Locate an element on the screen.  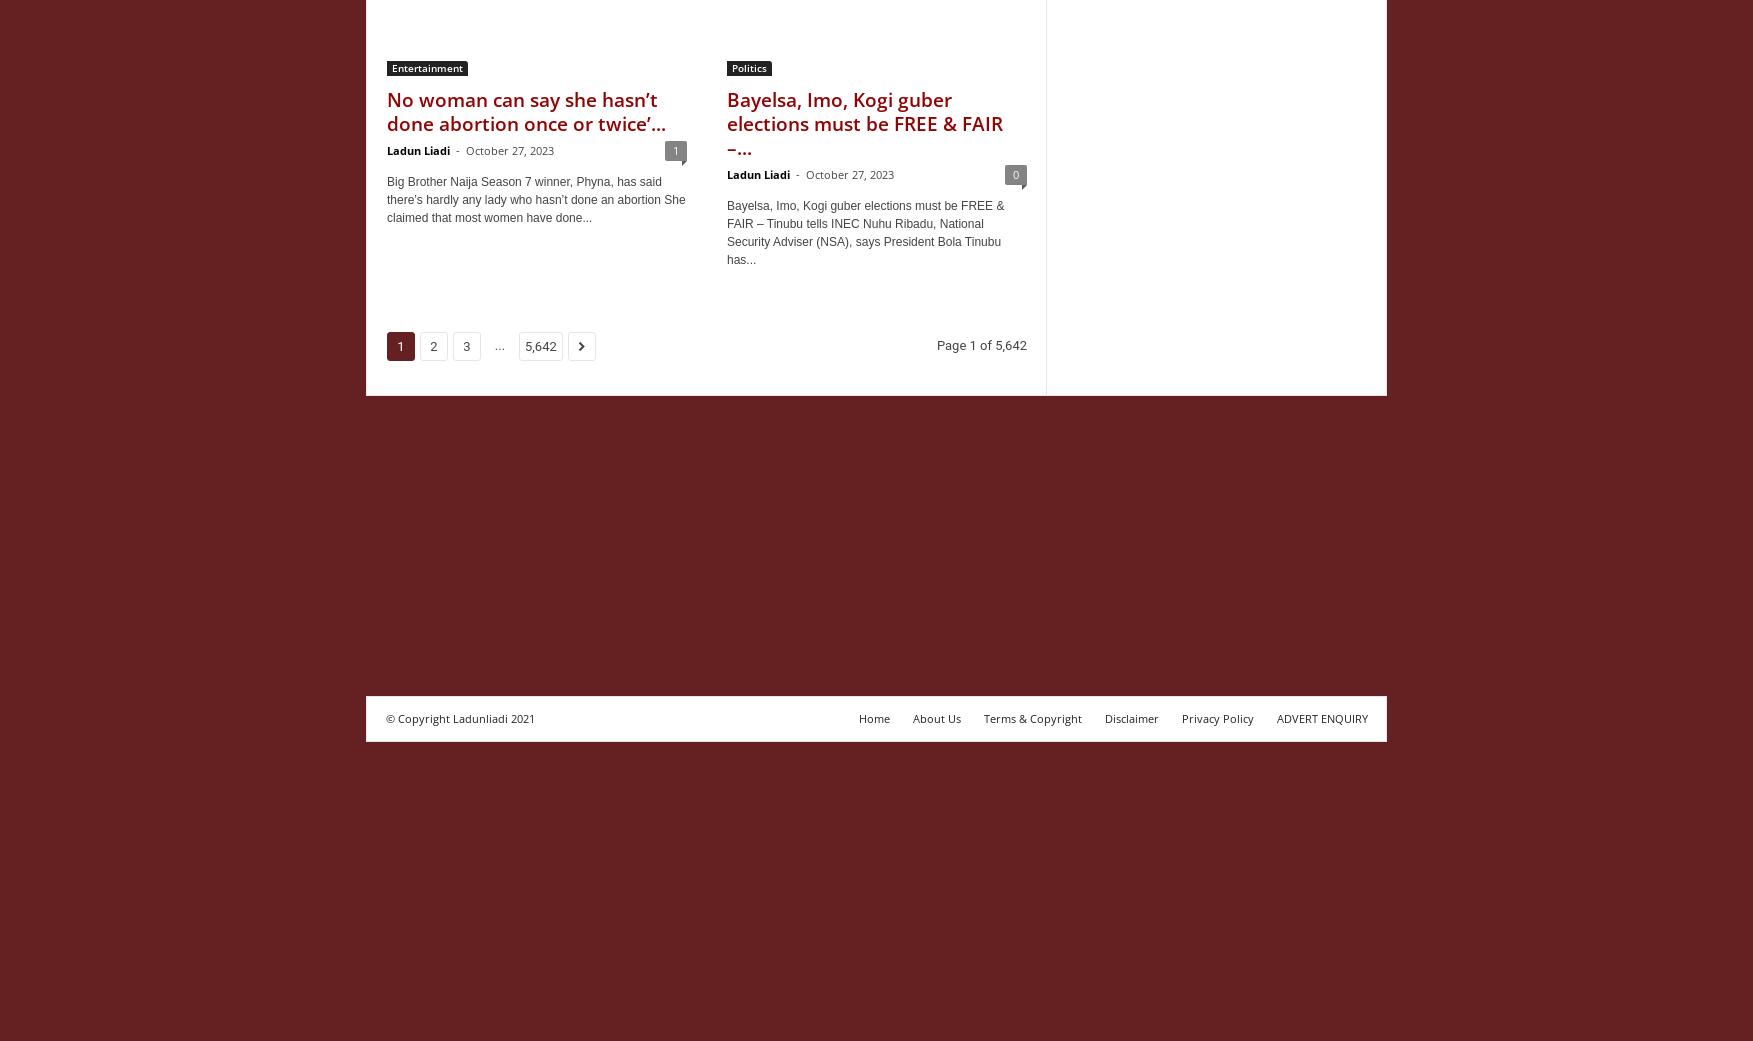
'Bayelsa, Imo, Kogi guber elections must be FREE & FAIR –...' is located at coordinates (725, 123).